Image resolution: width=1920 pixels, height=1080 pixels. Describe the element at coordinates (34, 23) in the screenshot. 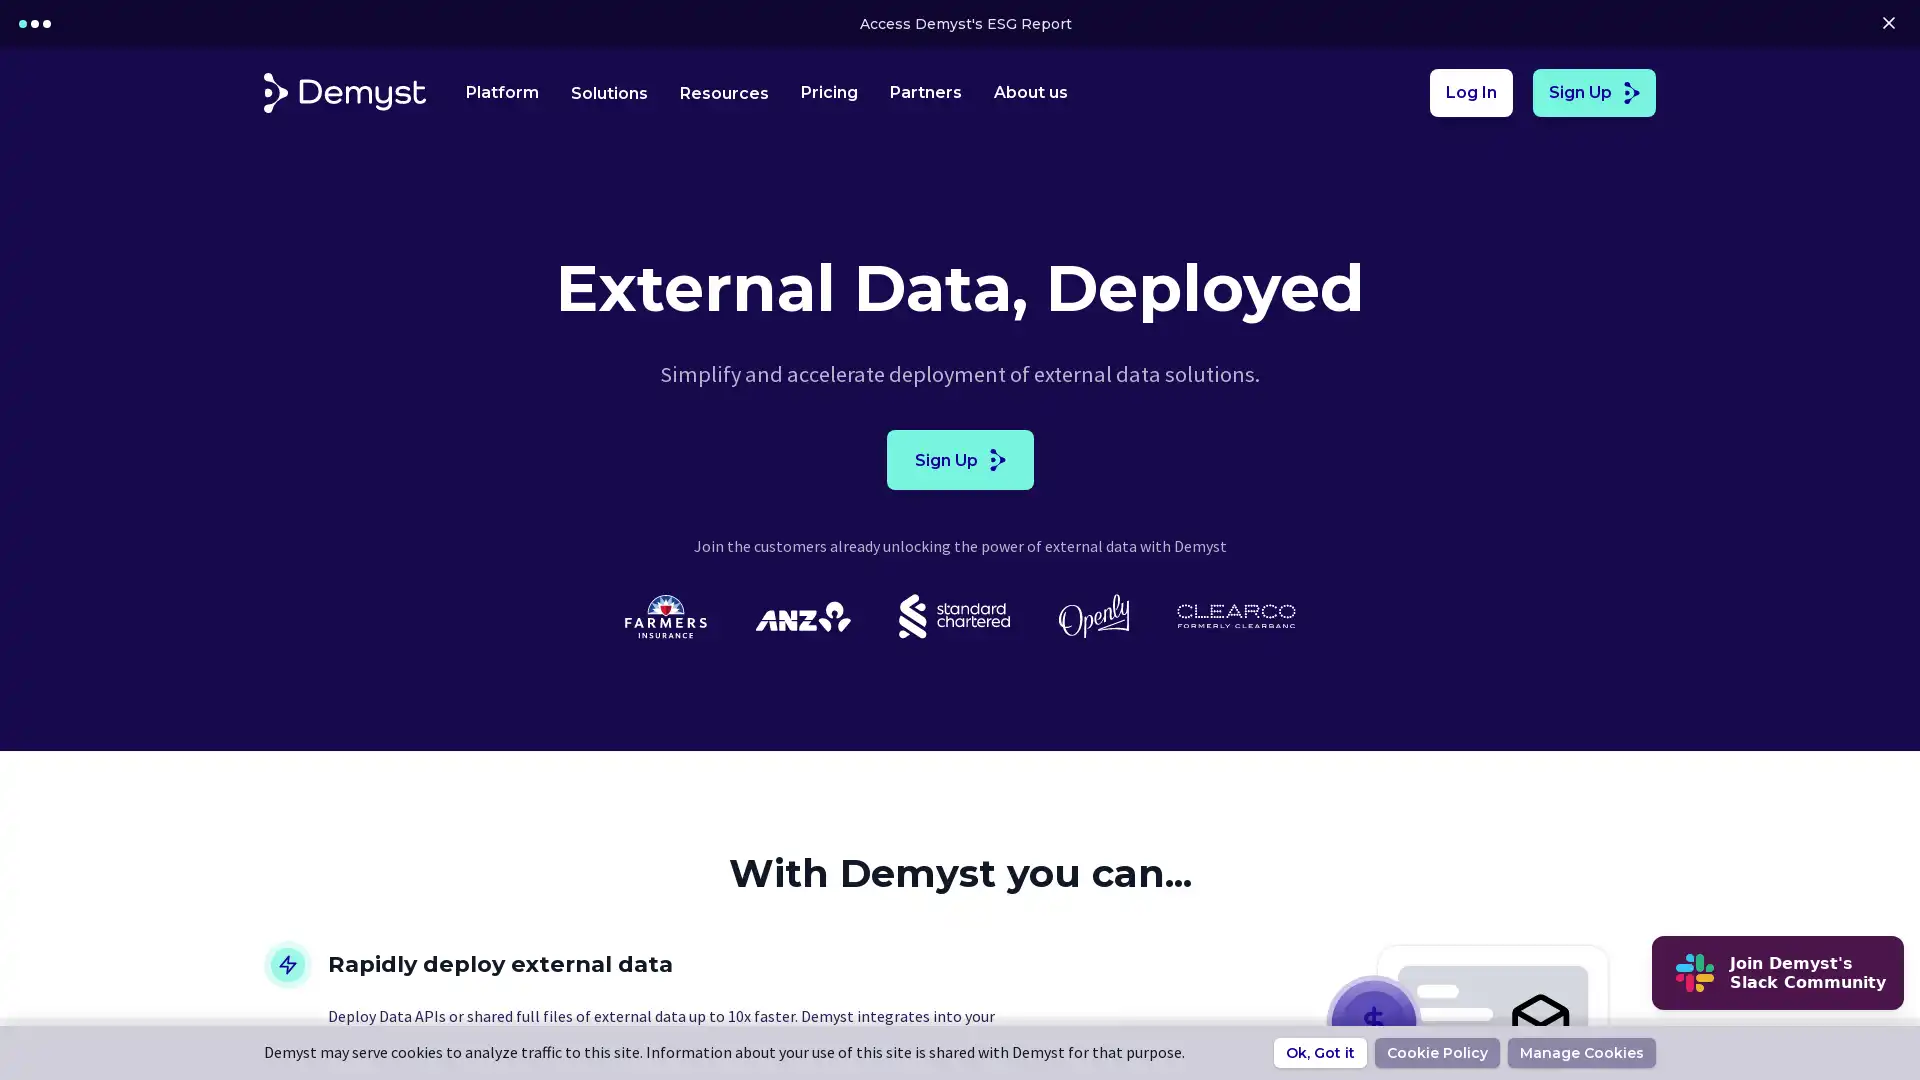

I see `Banner control button 1` at that location.